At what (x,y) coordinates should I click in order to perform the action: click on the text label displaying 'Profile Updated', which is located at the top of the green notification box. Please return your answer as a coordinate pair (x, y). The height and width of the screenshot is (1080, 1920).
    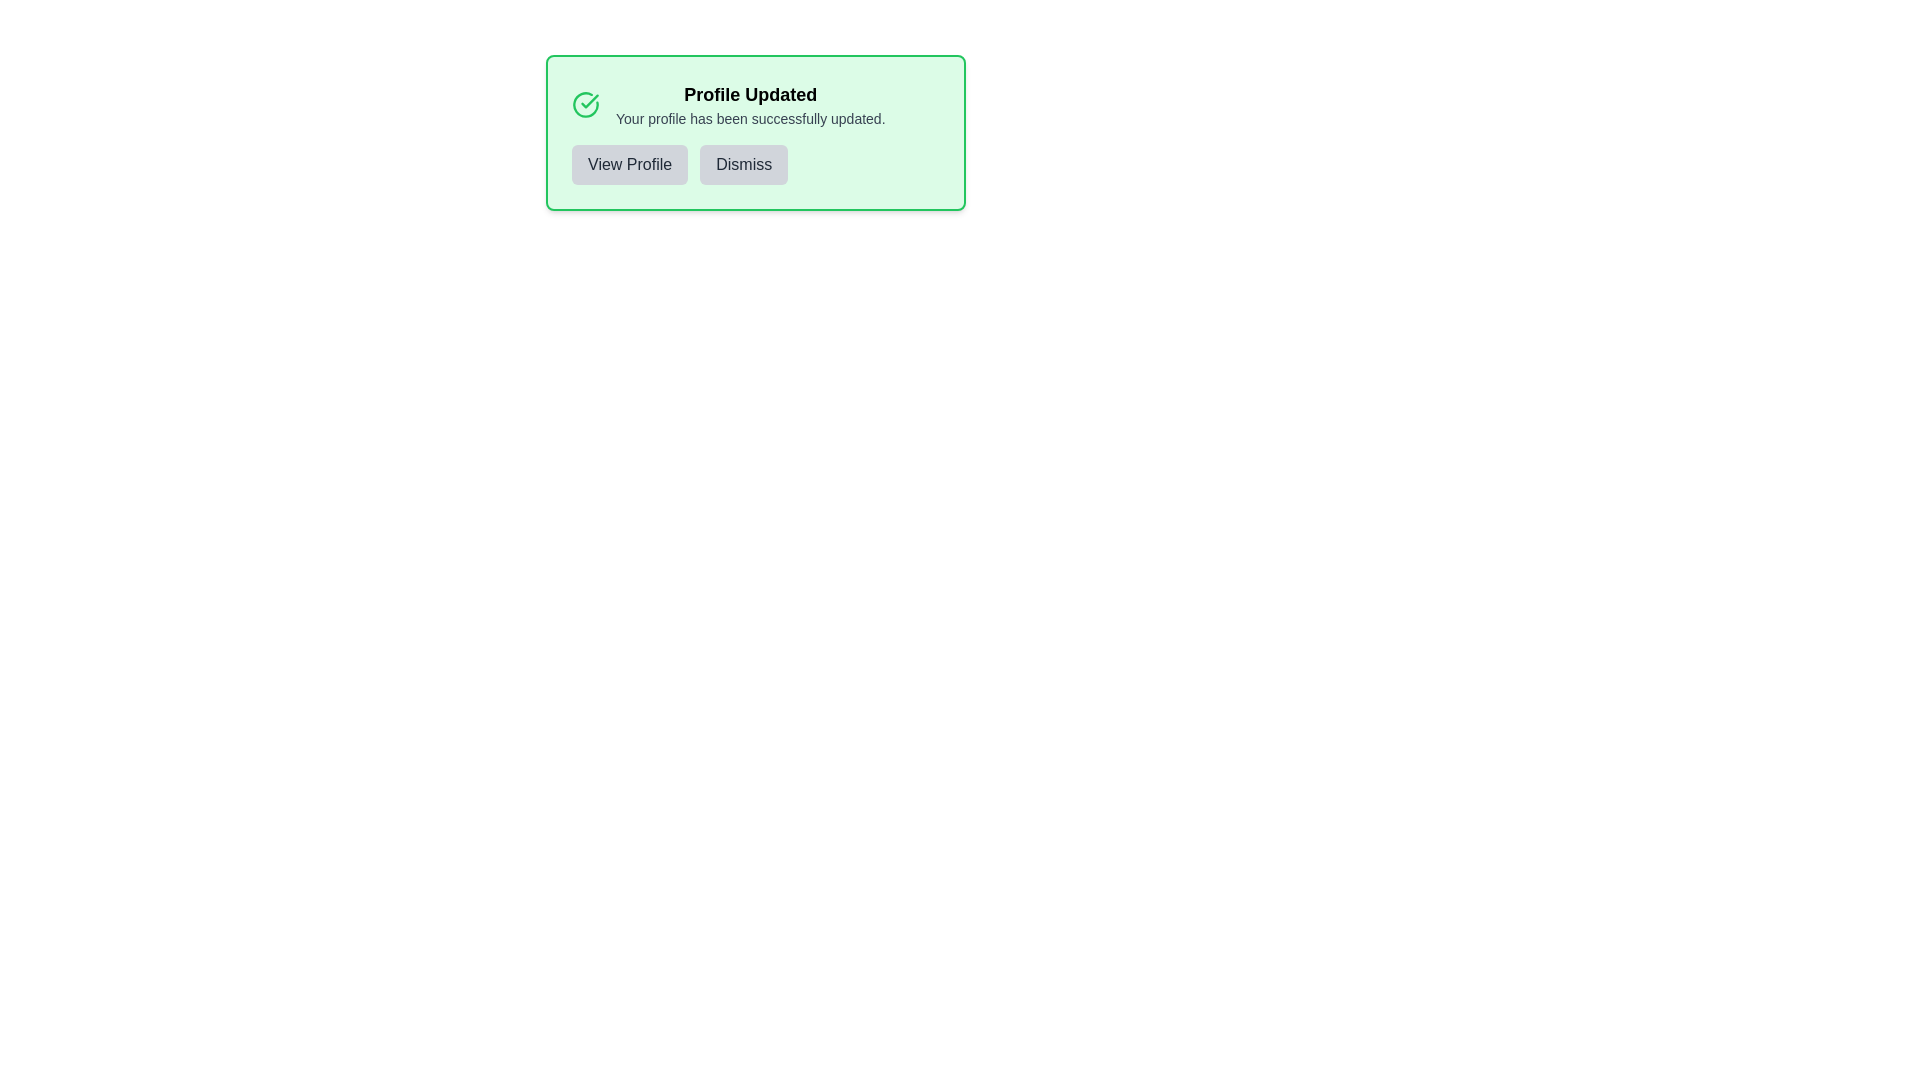
    Looking at the image, I should click on (749, 95).